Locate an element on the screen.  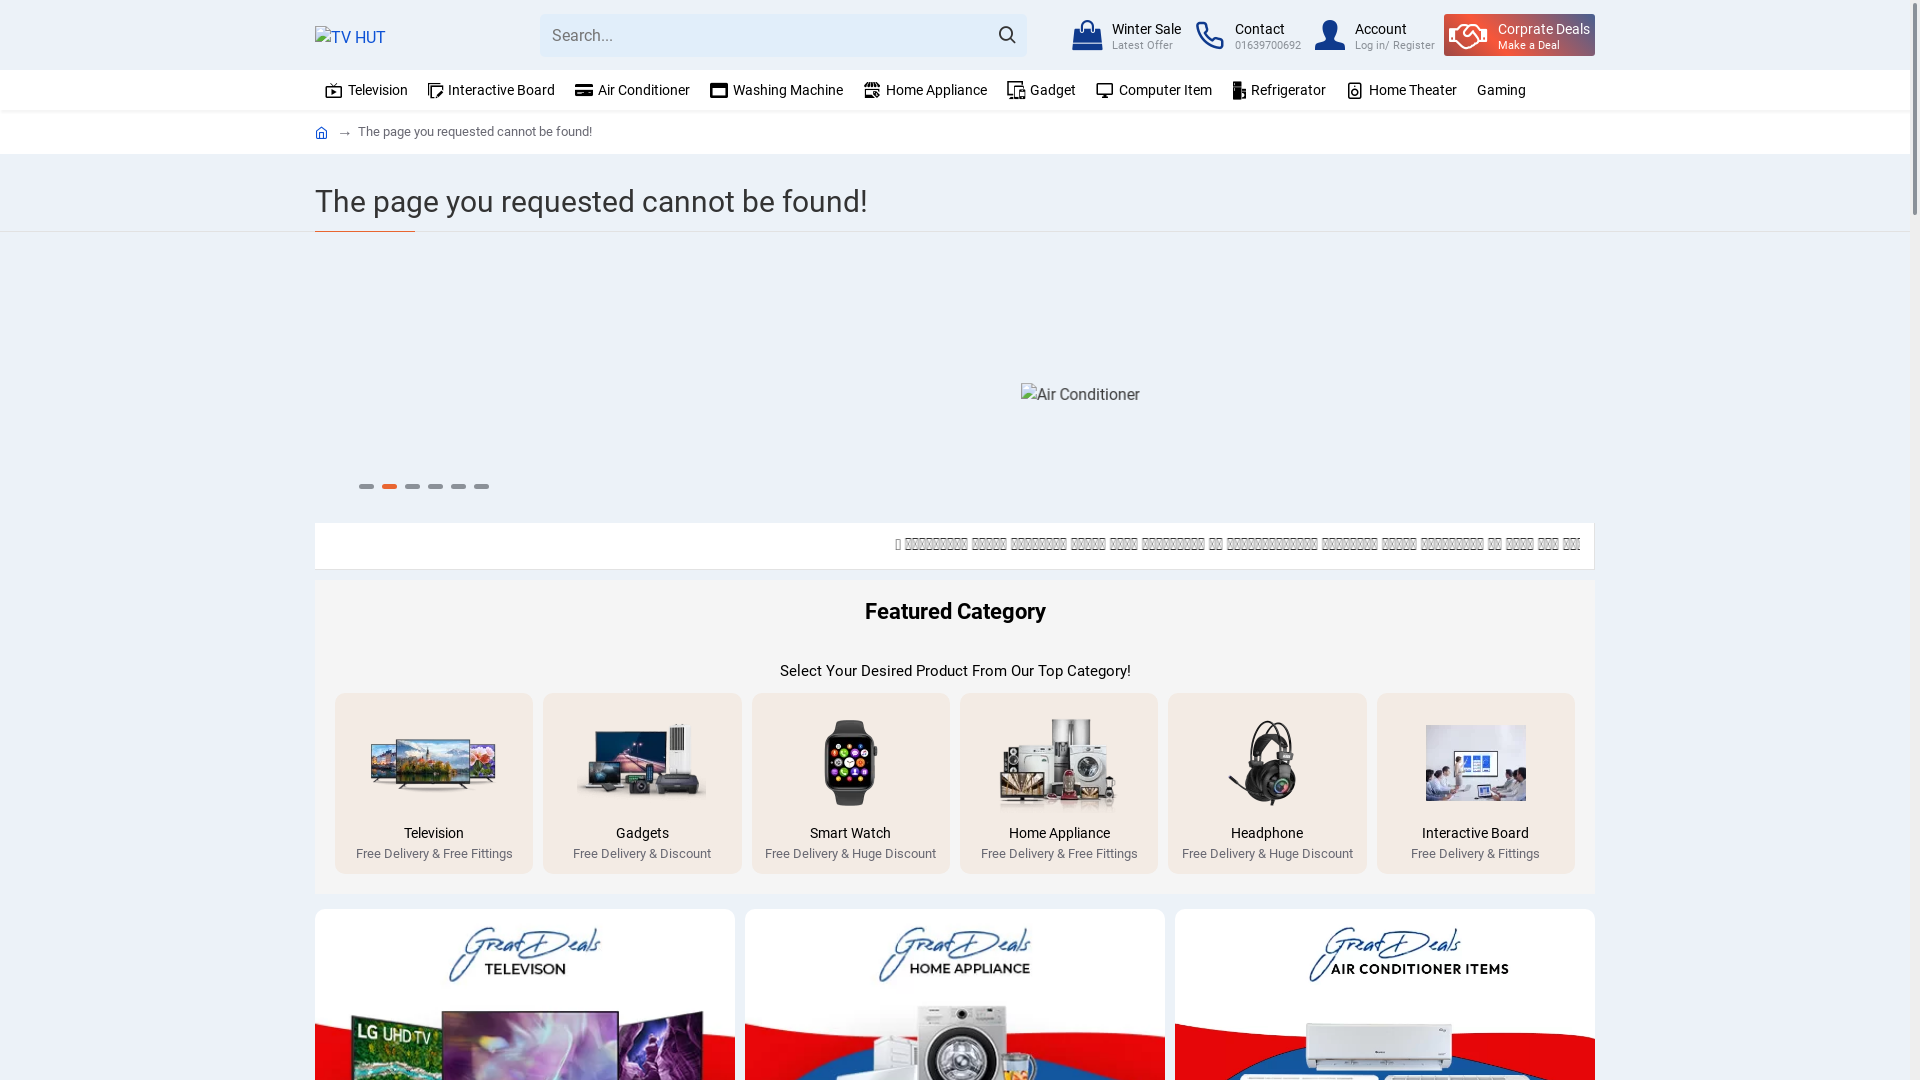
'Computer Item' is located at coordinates (1151, 88).